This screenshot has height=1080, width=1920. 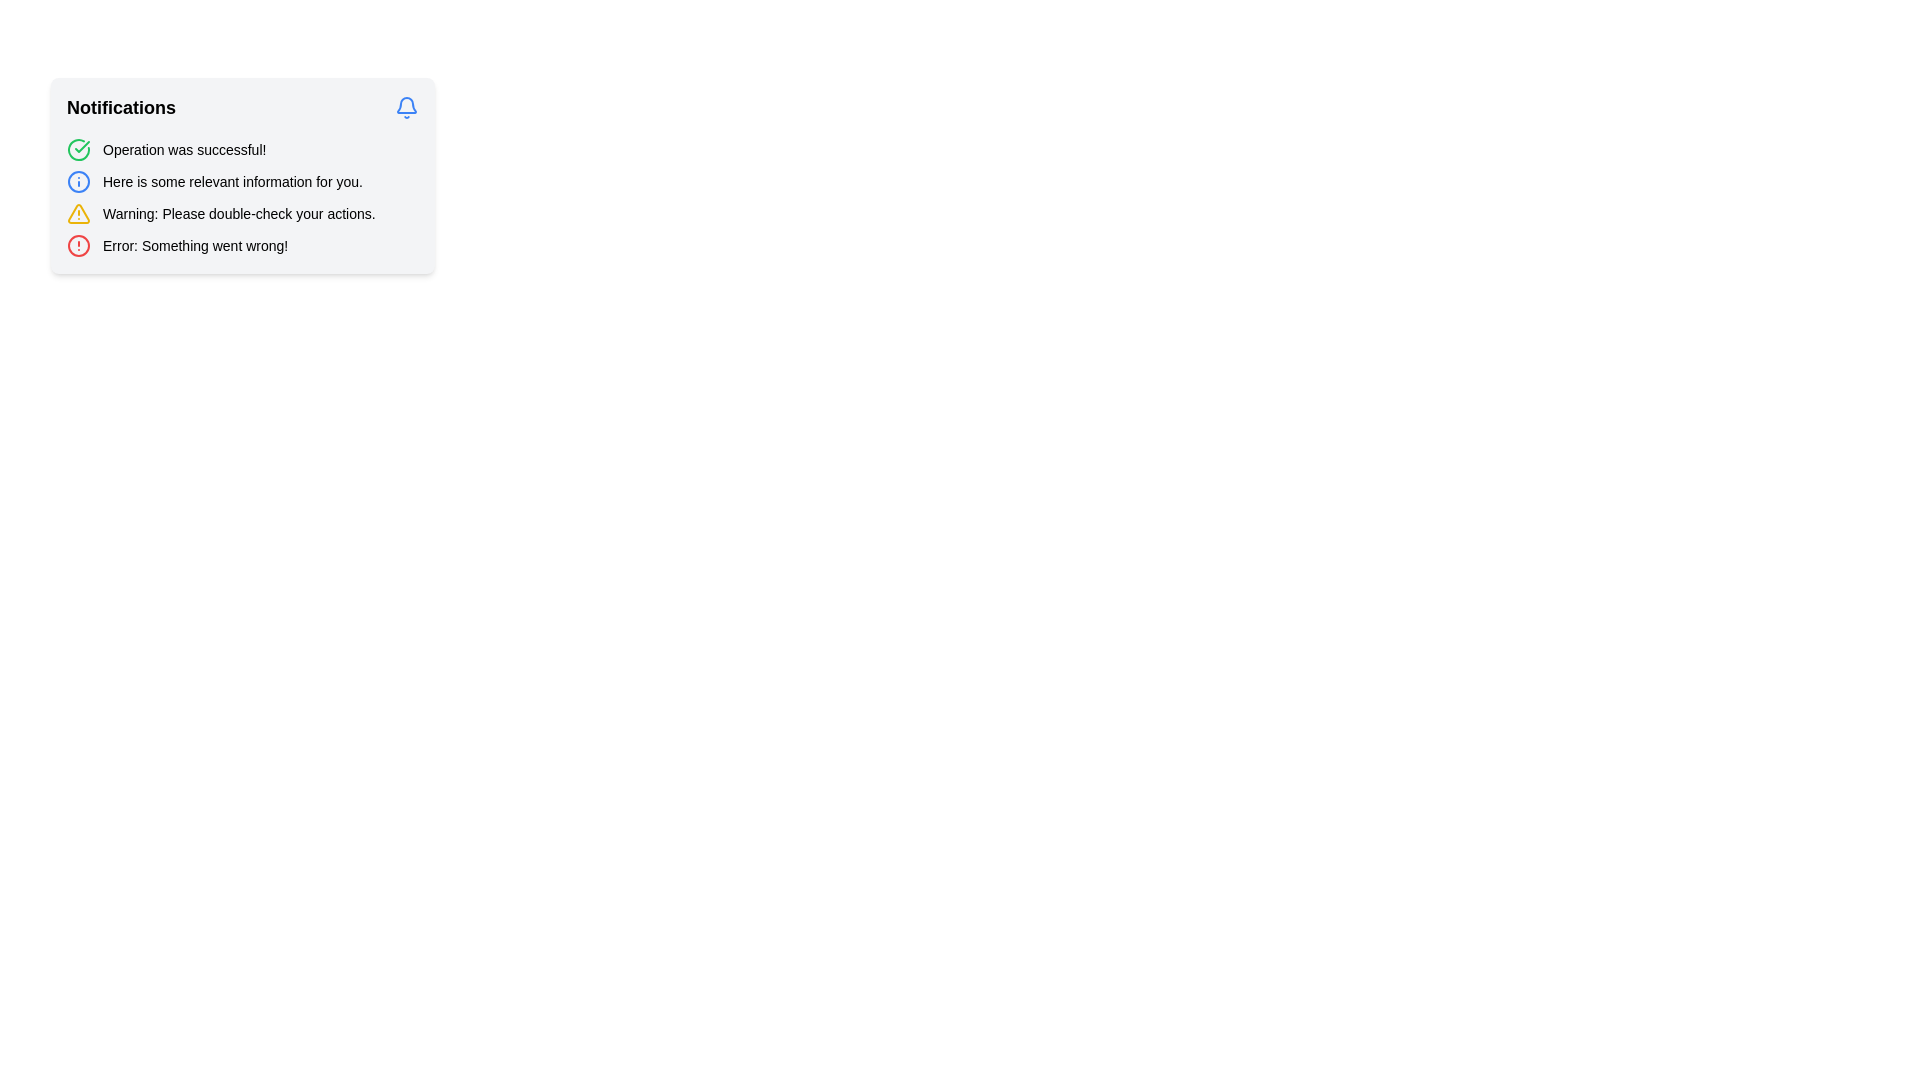 What do you see at coordinates (232, 181) in the screenshot?
I see `the text element that reads 'Here is some relevant information for you.' in the notification area, which is styled with a small font size and medium weight, located in the second row after 'Operation was successful!'` at bounding box center [232, 181].